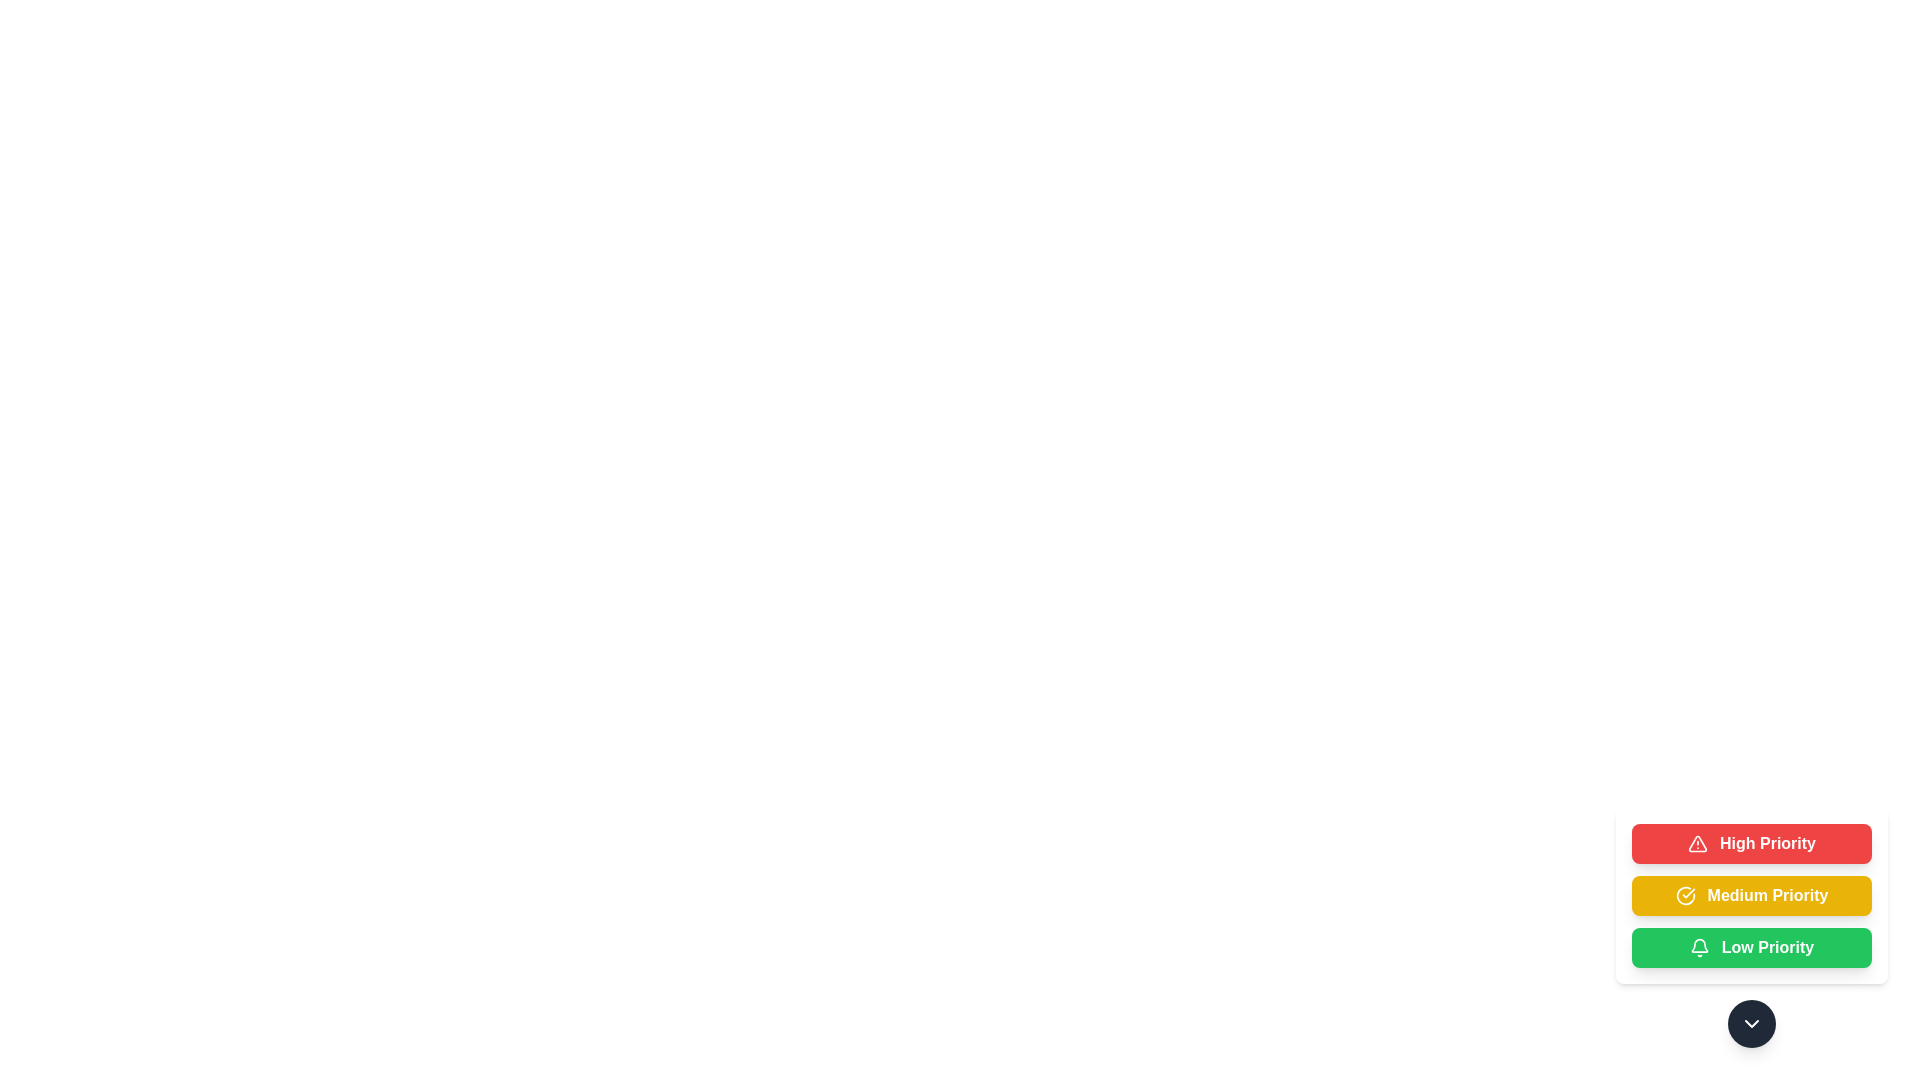 The image size is (1920, 1080). Describe the element at coordinates (1751, 844) in the screenshot. I see `the priority level High by clicking the corresponding button` at that location.